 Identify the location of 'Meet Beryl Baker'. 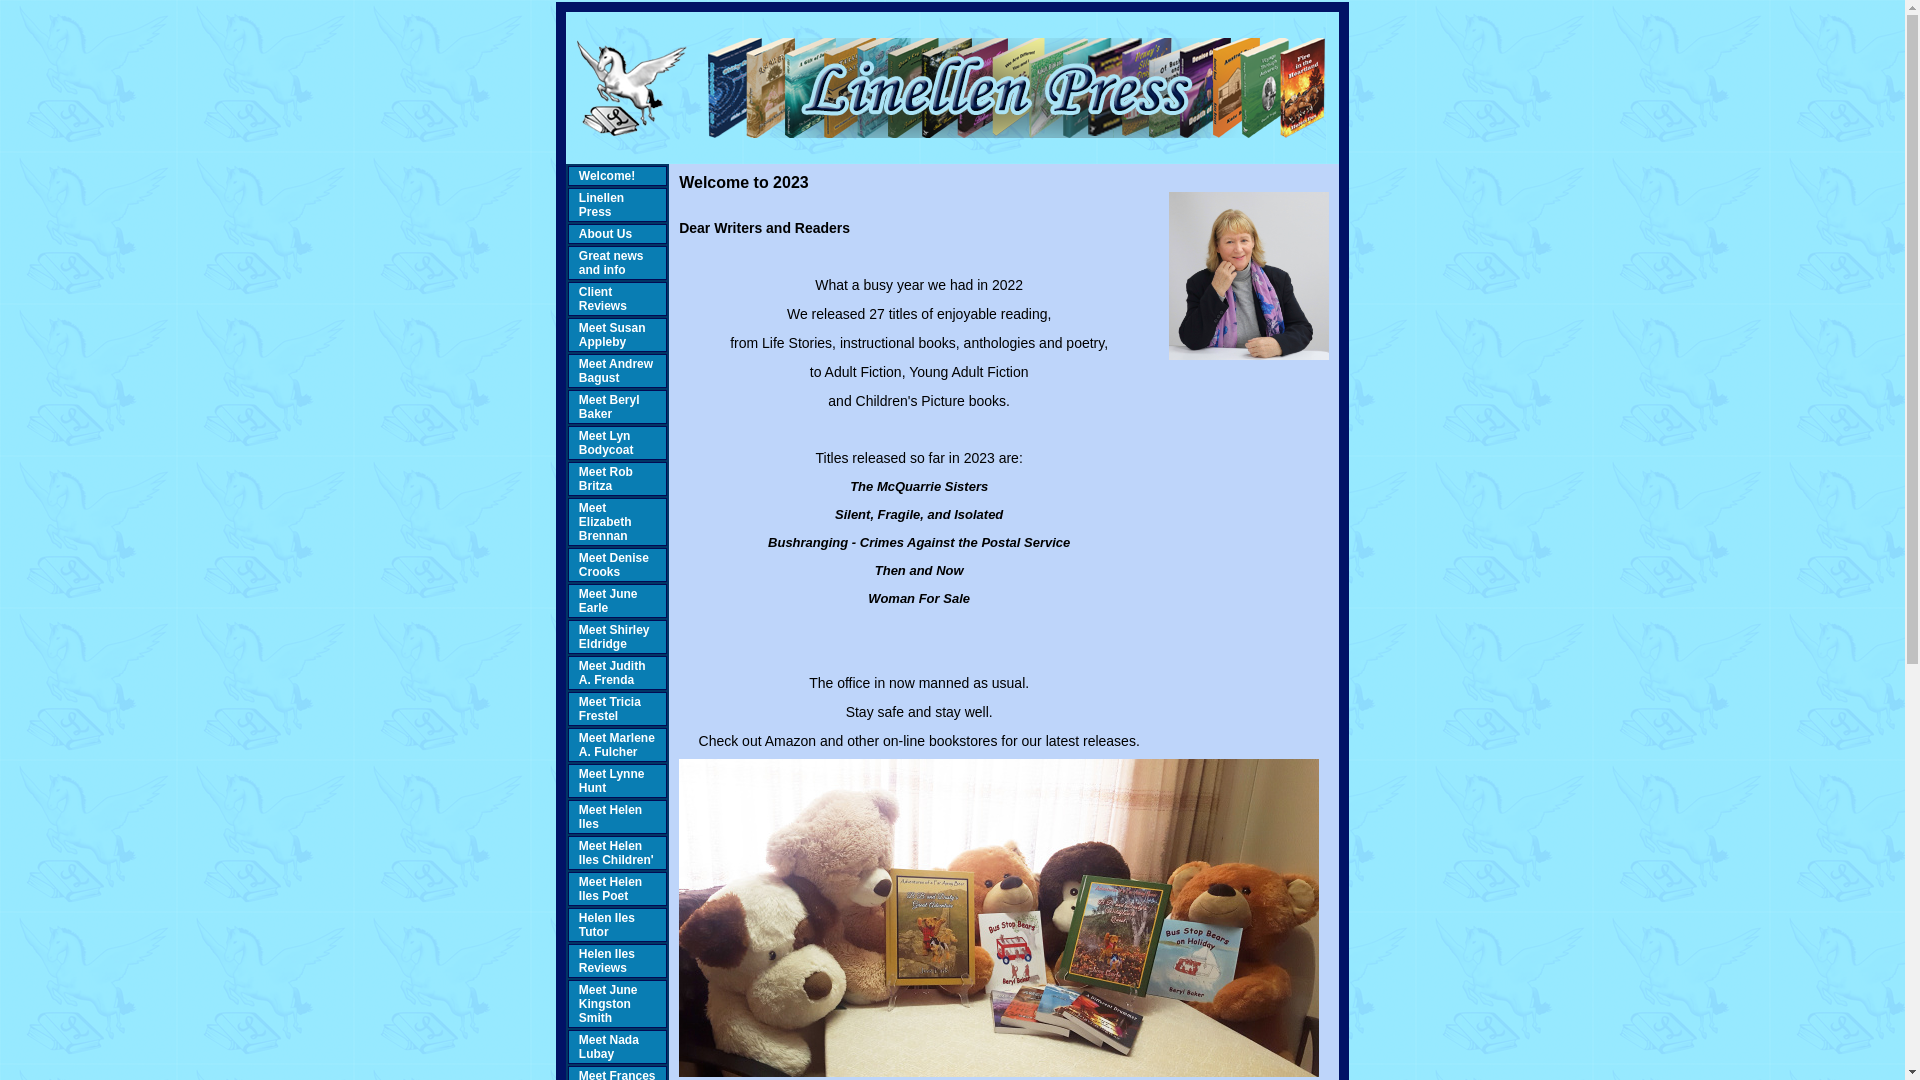
(578, 406).